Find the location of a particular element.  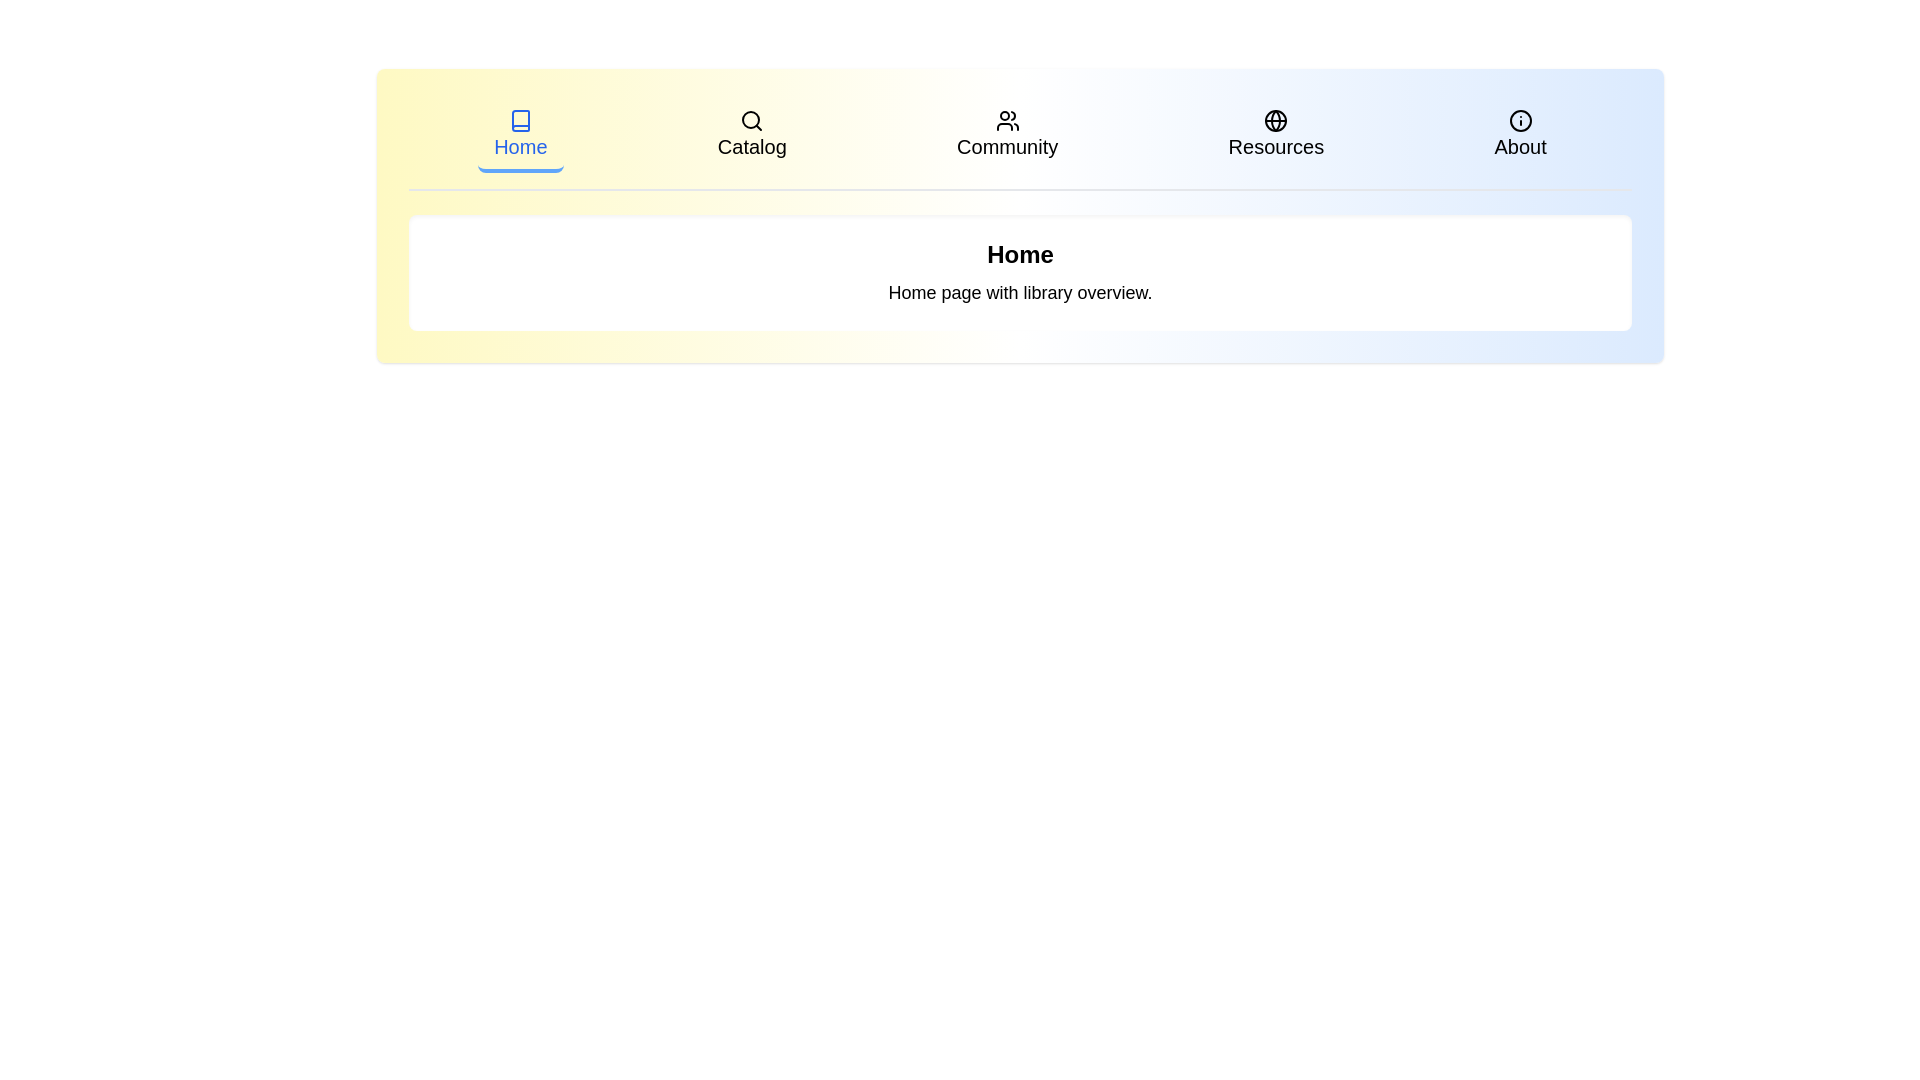

the tab labeled Home to navigate to the respective page is located at coordinates (519, 136).